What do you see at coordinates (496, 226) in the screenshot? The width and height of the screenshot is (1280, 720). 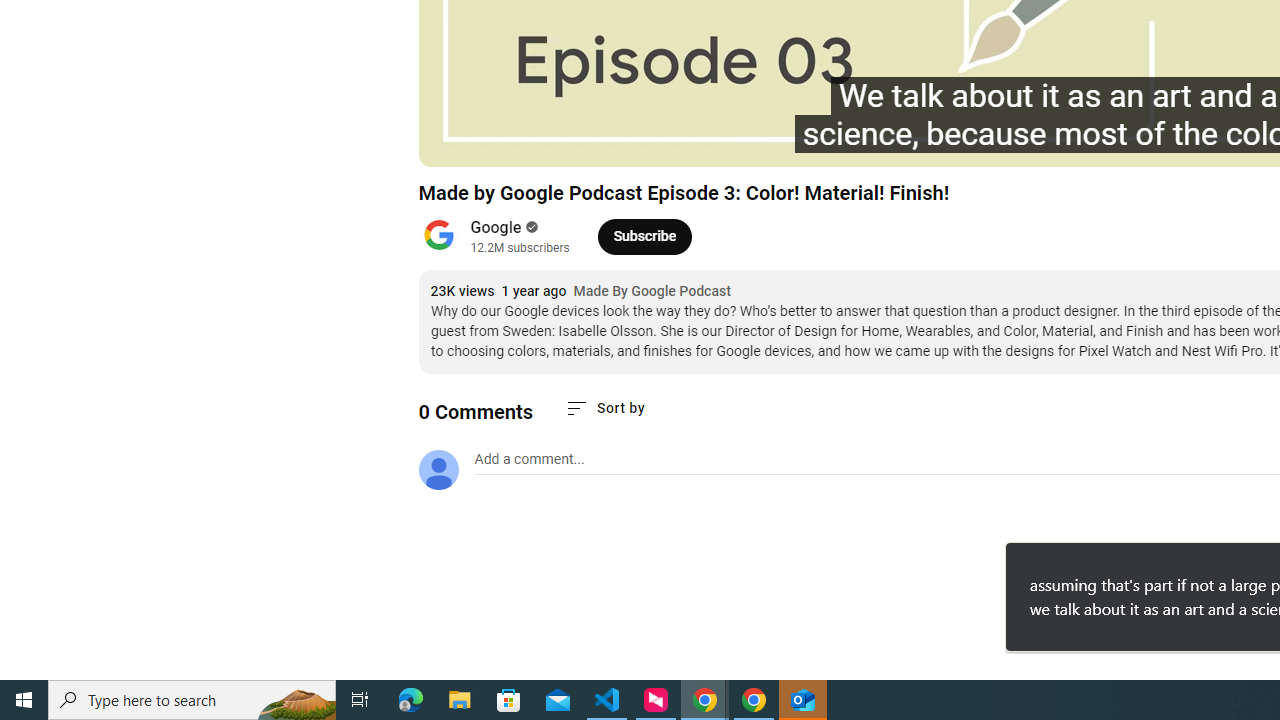 I see `'Google'` at bounding box center [496, 226].